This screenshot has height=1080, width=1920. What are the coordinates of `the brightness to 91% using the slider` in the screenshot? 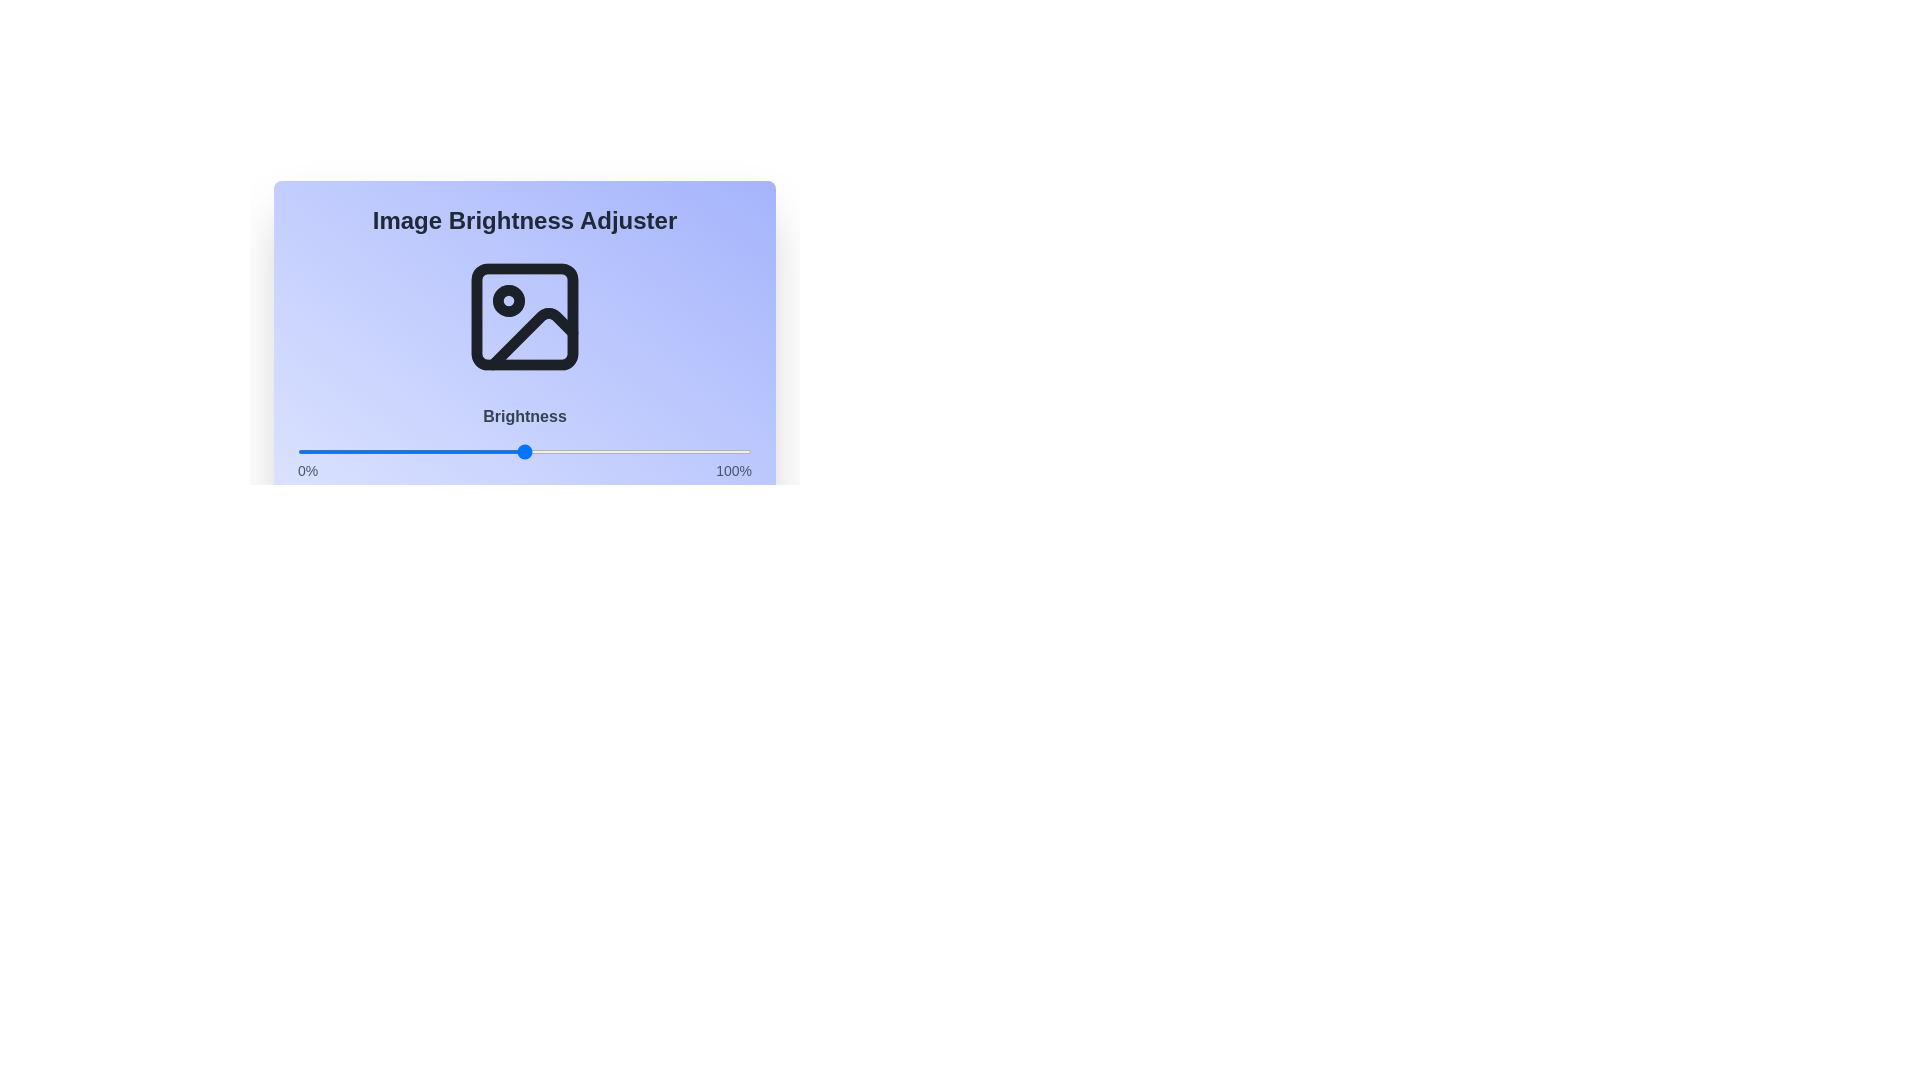 It's located at (711, 451).